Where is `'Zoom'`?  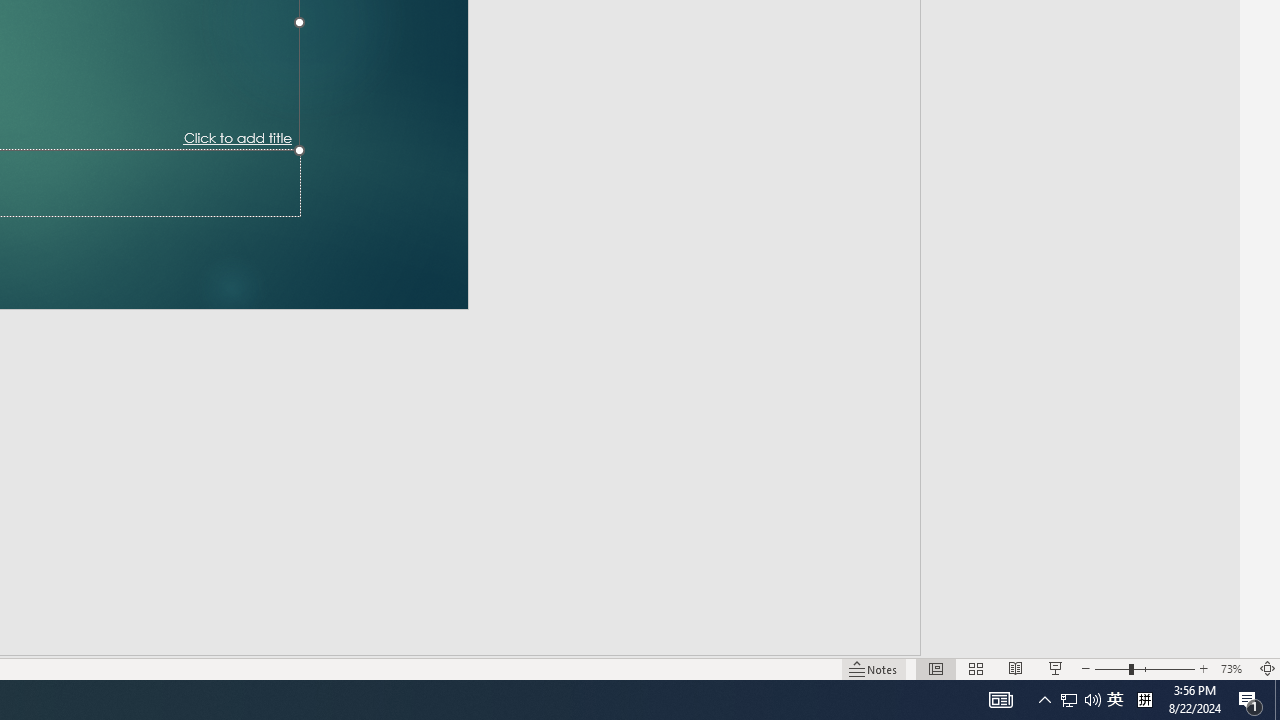
'Zoom' is located at coordinates (1115, 640).